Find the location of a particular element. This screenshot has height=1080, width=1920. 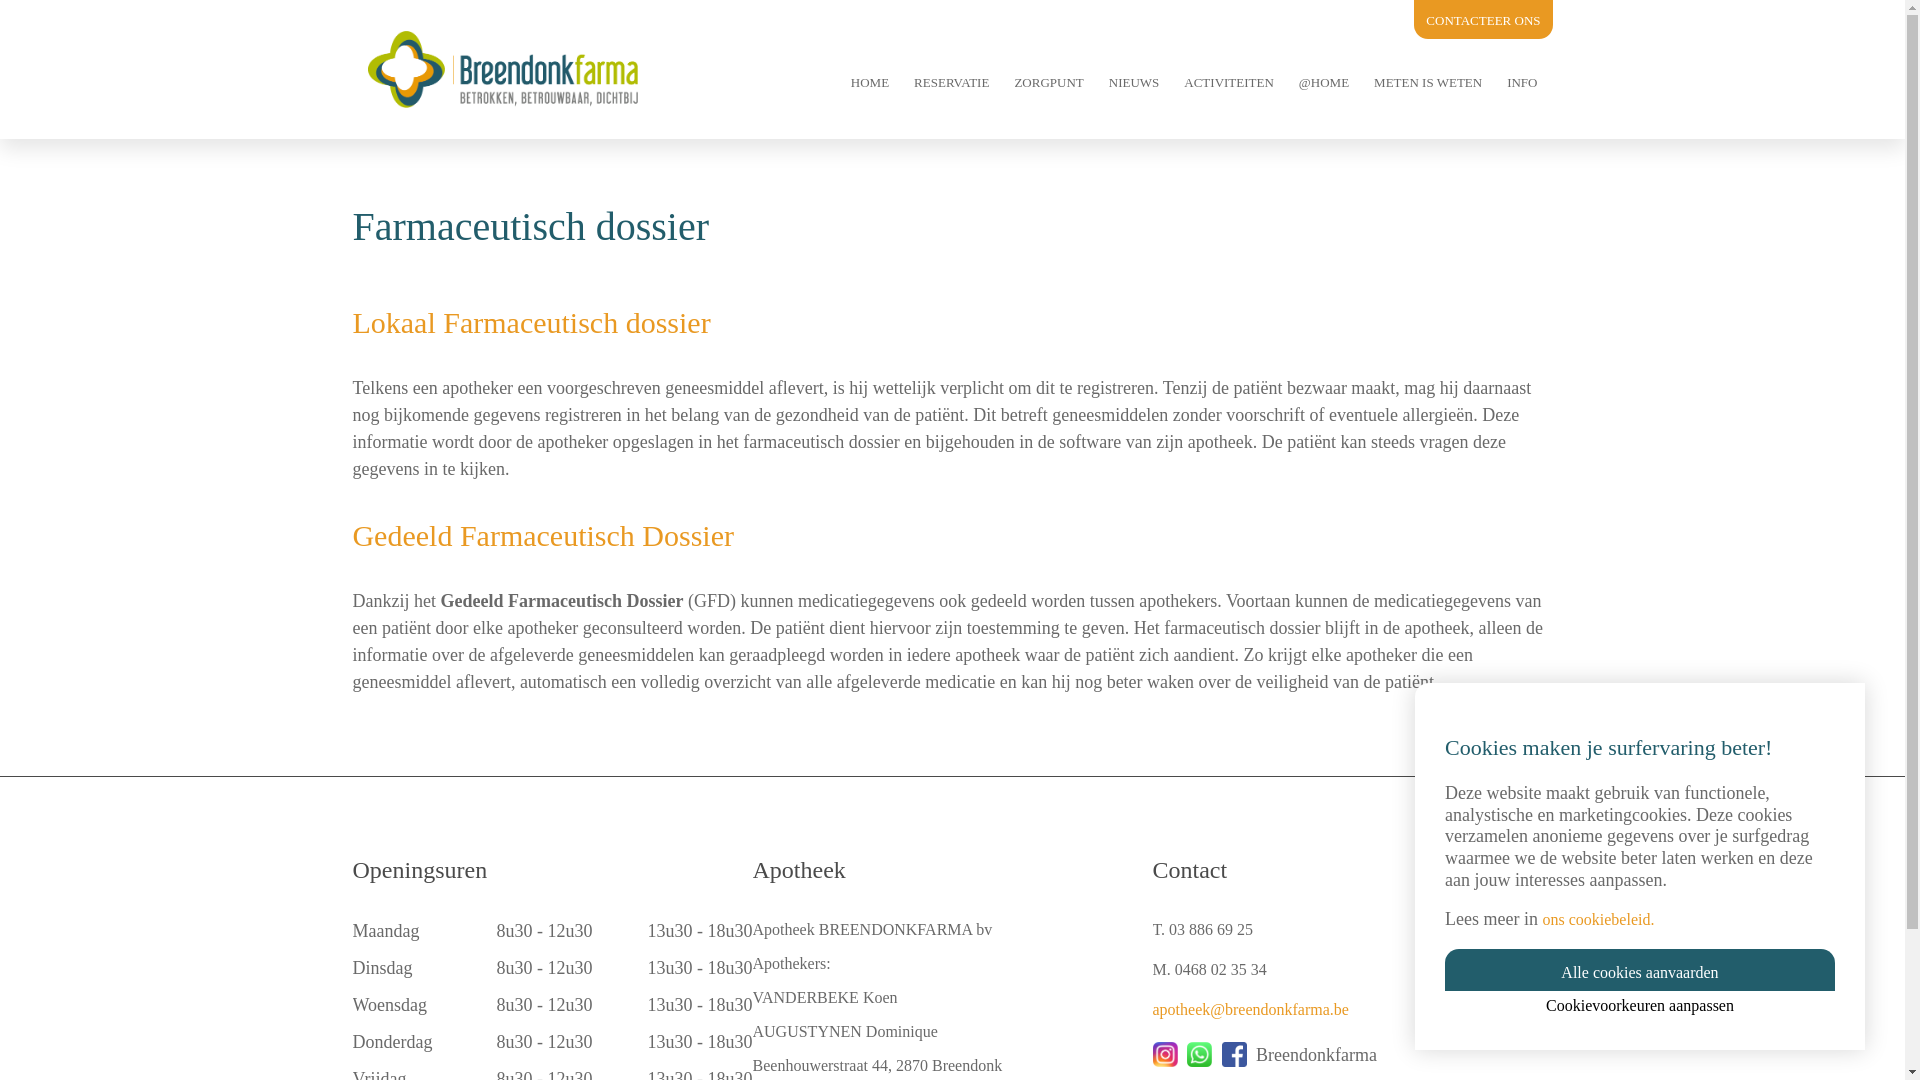

'HOME' is located at coordinates (869, 80).